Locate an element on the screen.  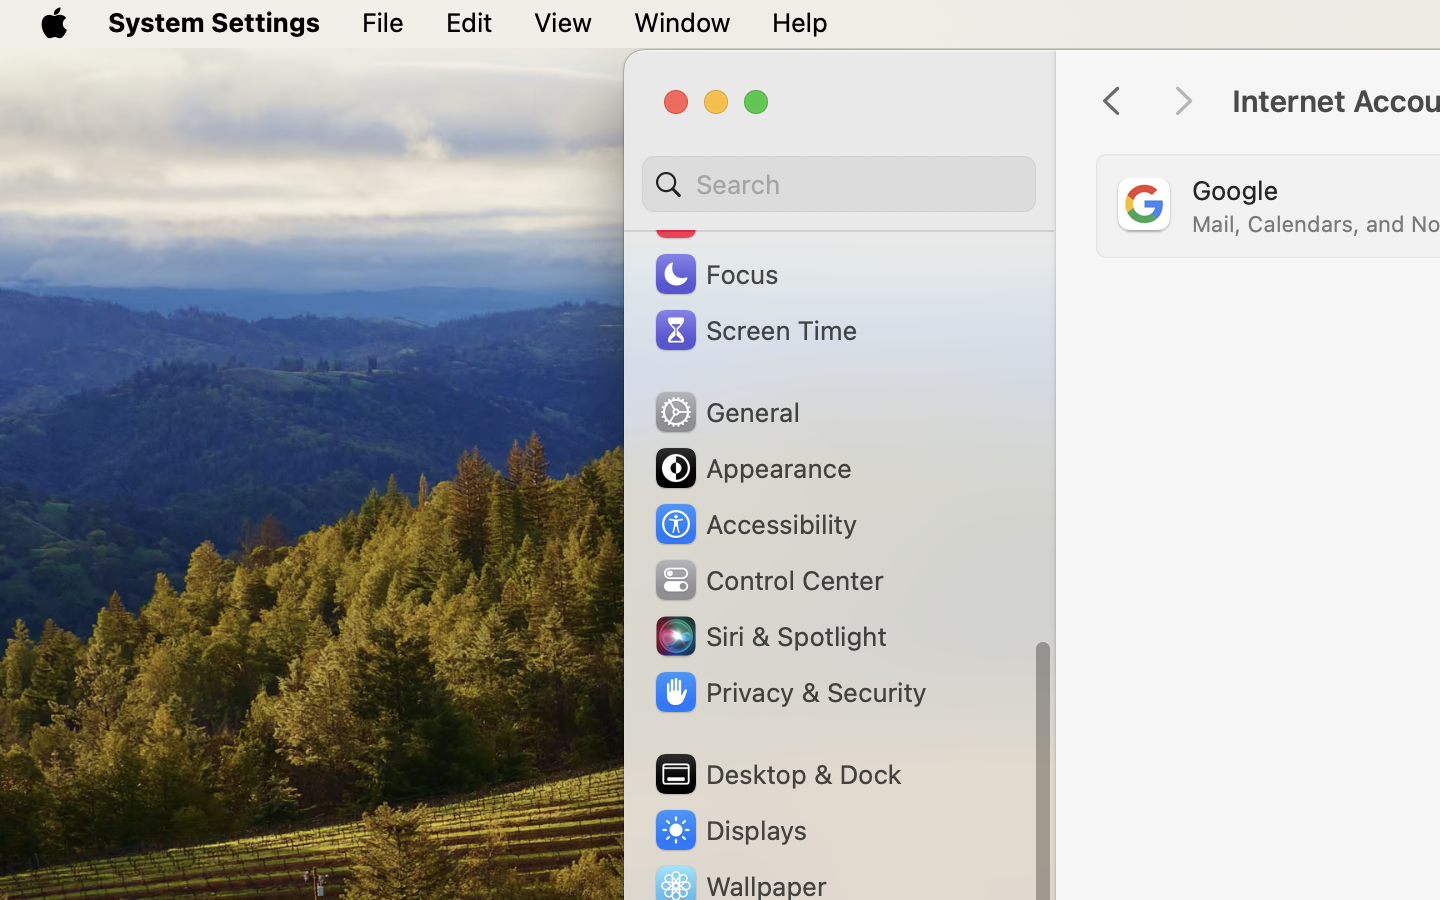
'Screen Time' is located at coordinates (753, 329).